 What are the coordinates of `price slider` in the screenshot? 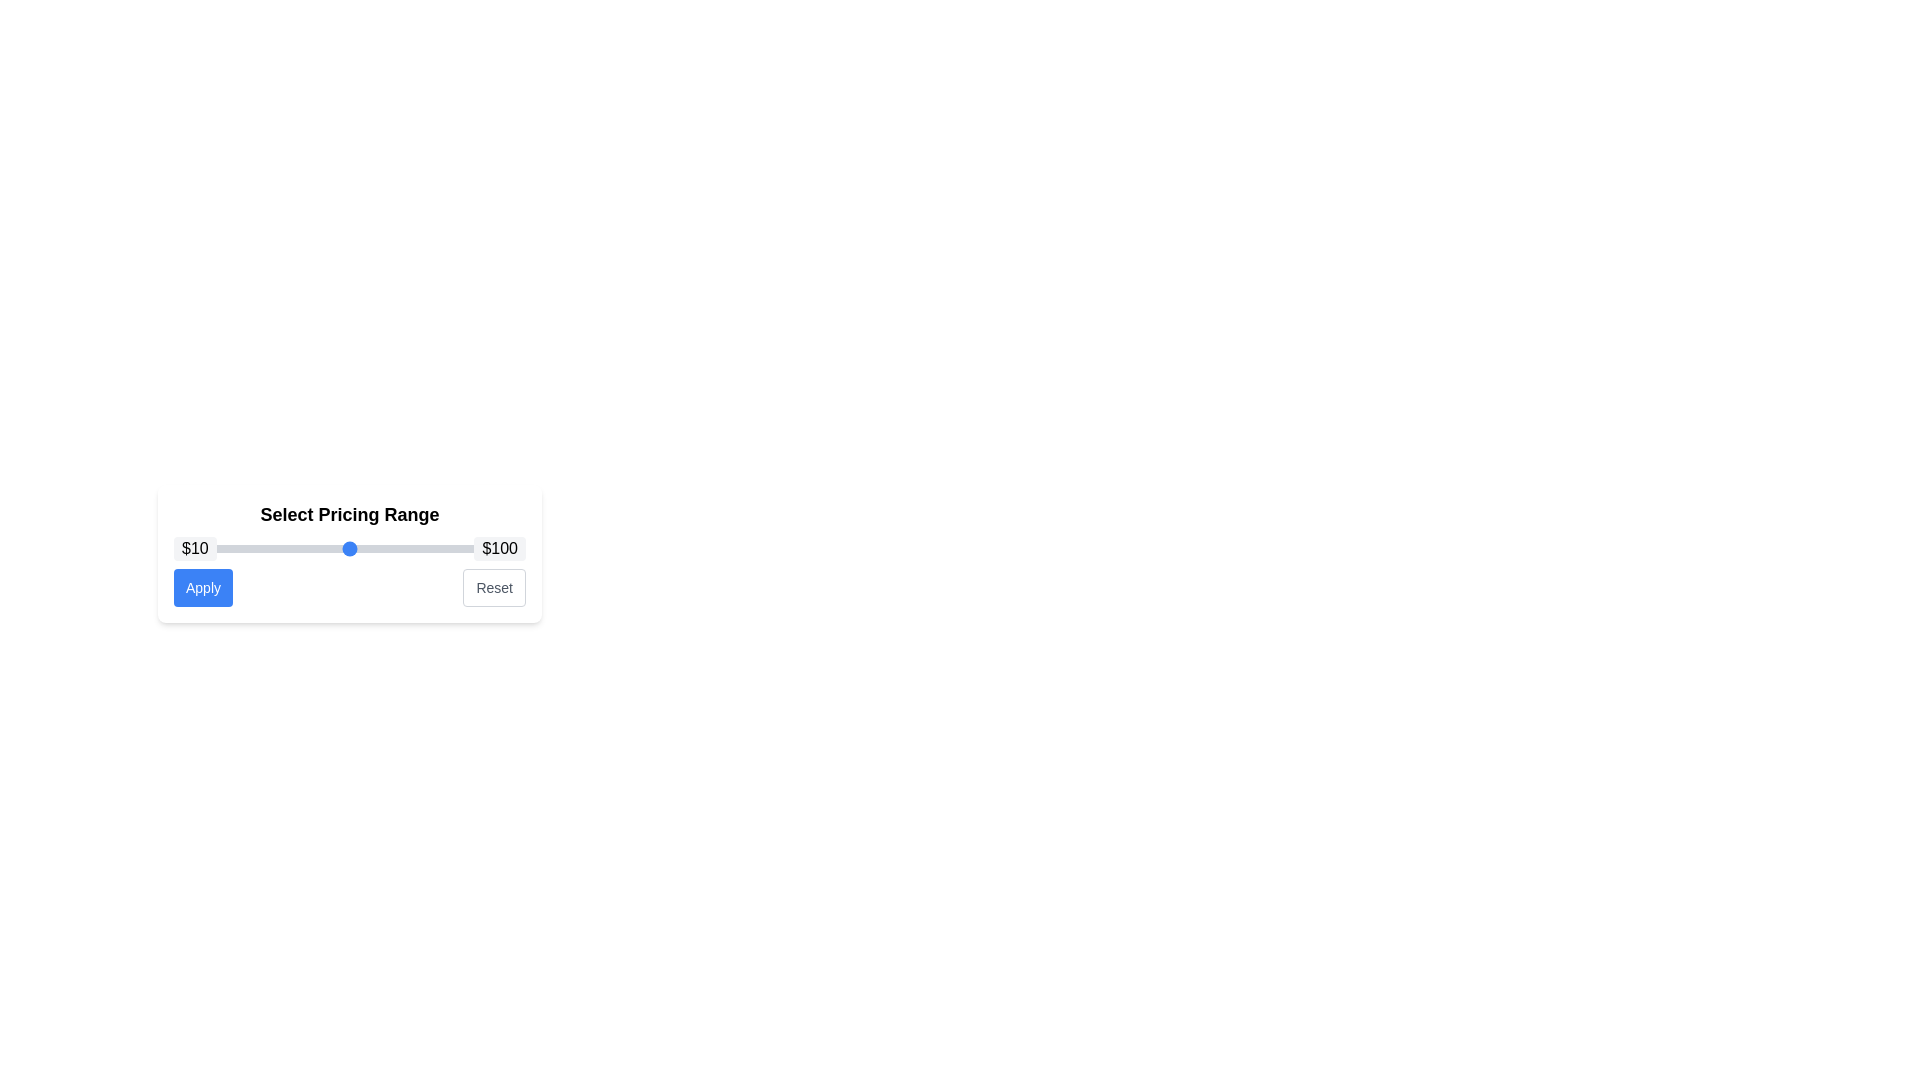 It's located at (518, 548).